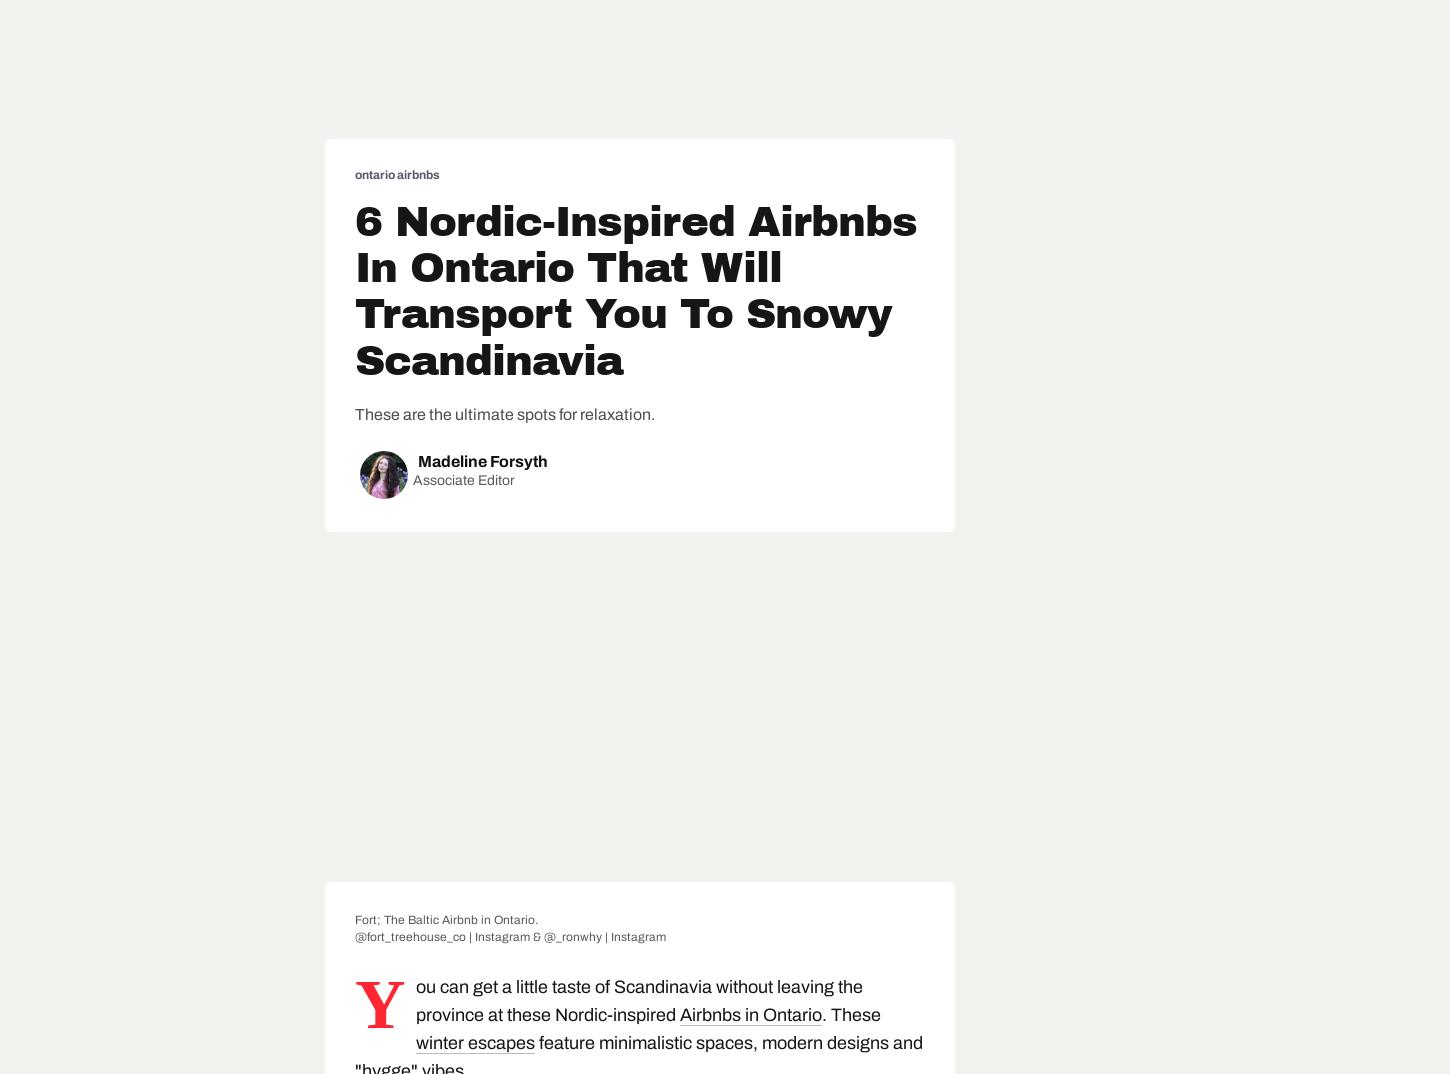 This screenshot has height=1074, width=1450. Describe the element at coordinates (463, 479) in the screenshot. I see `'Associate Editor'` at that location.